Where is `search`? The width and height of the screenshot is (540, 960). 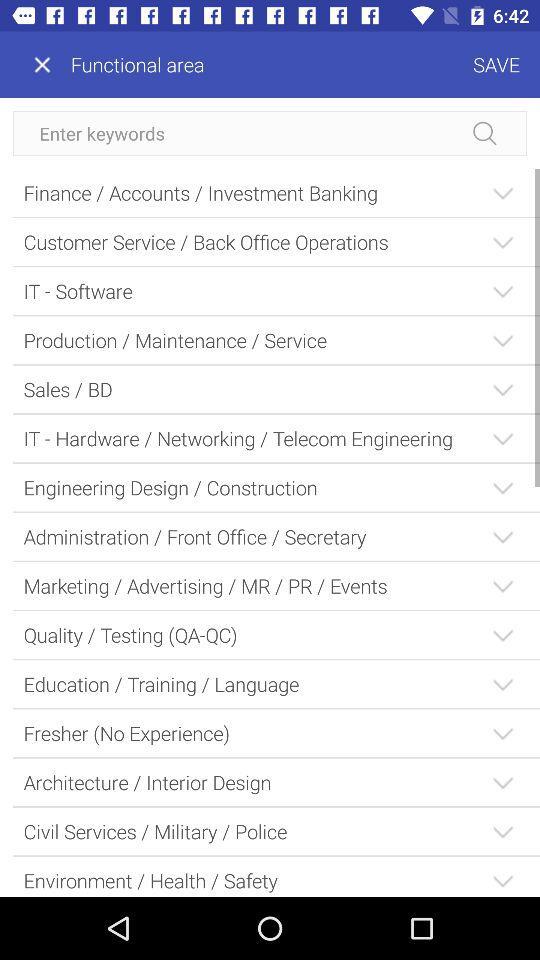
search is located at coordinates (270, 132).